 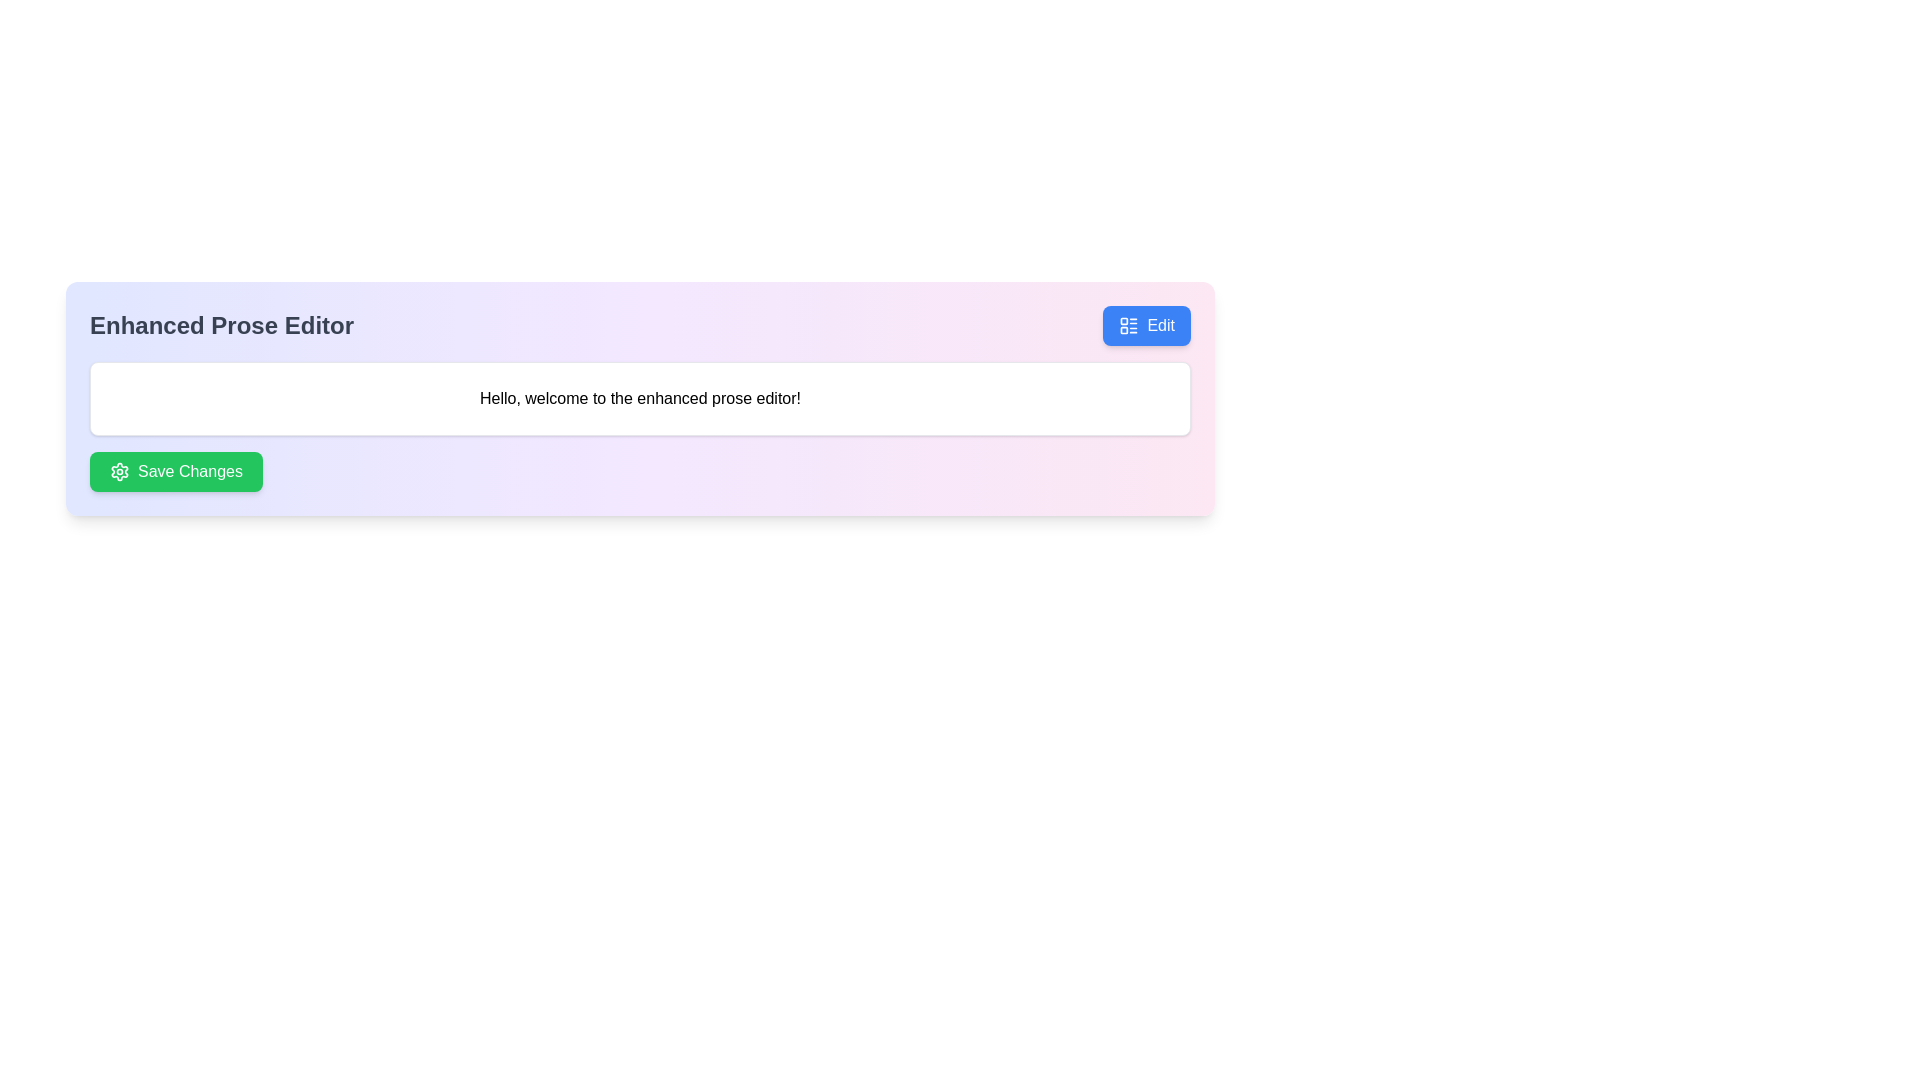 I want to click on the large bold text label reading 'Enhanced Prose Editor' located in the top-left section of the interface, aligned to the left of the 'Edit' button, so click(x=221, y=325).